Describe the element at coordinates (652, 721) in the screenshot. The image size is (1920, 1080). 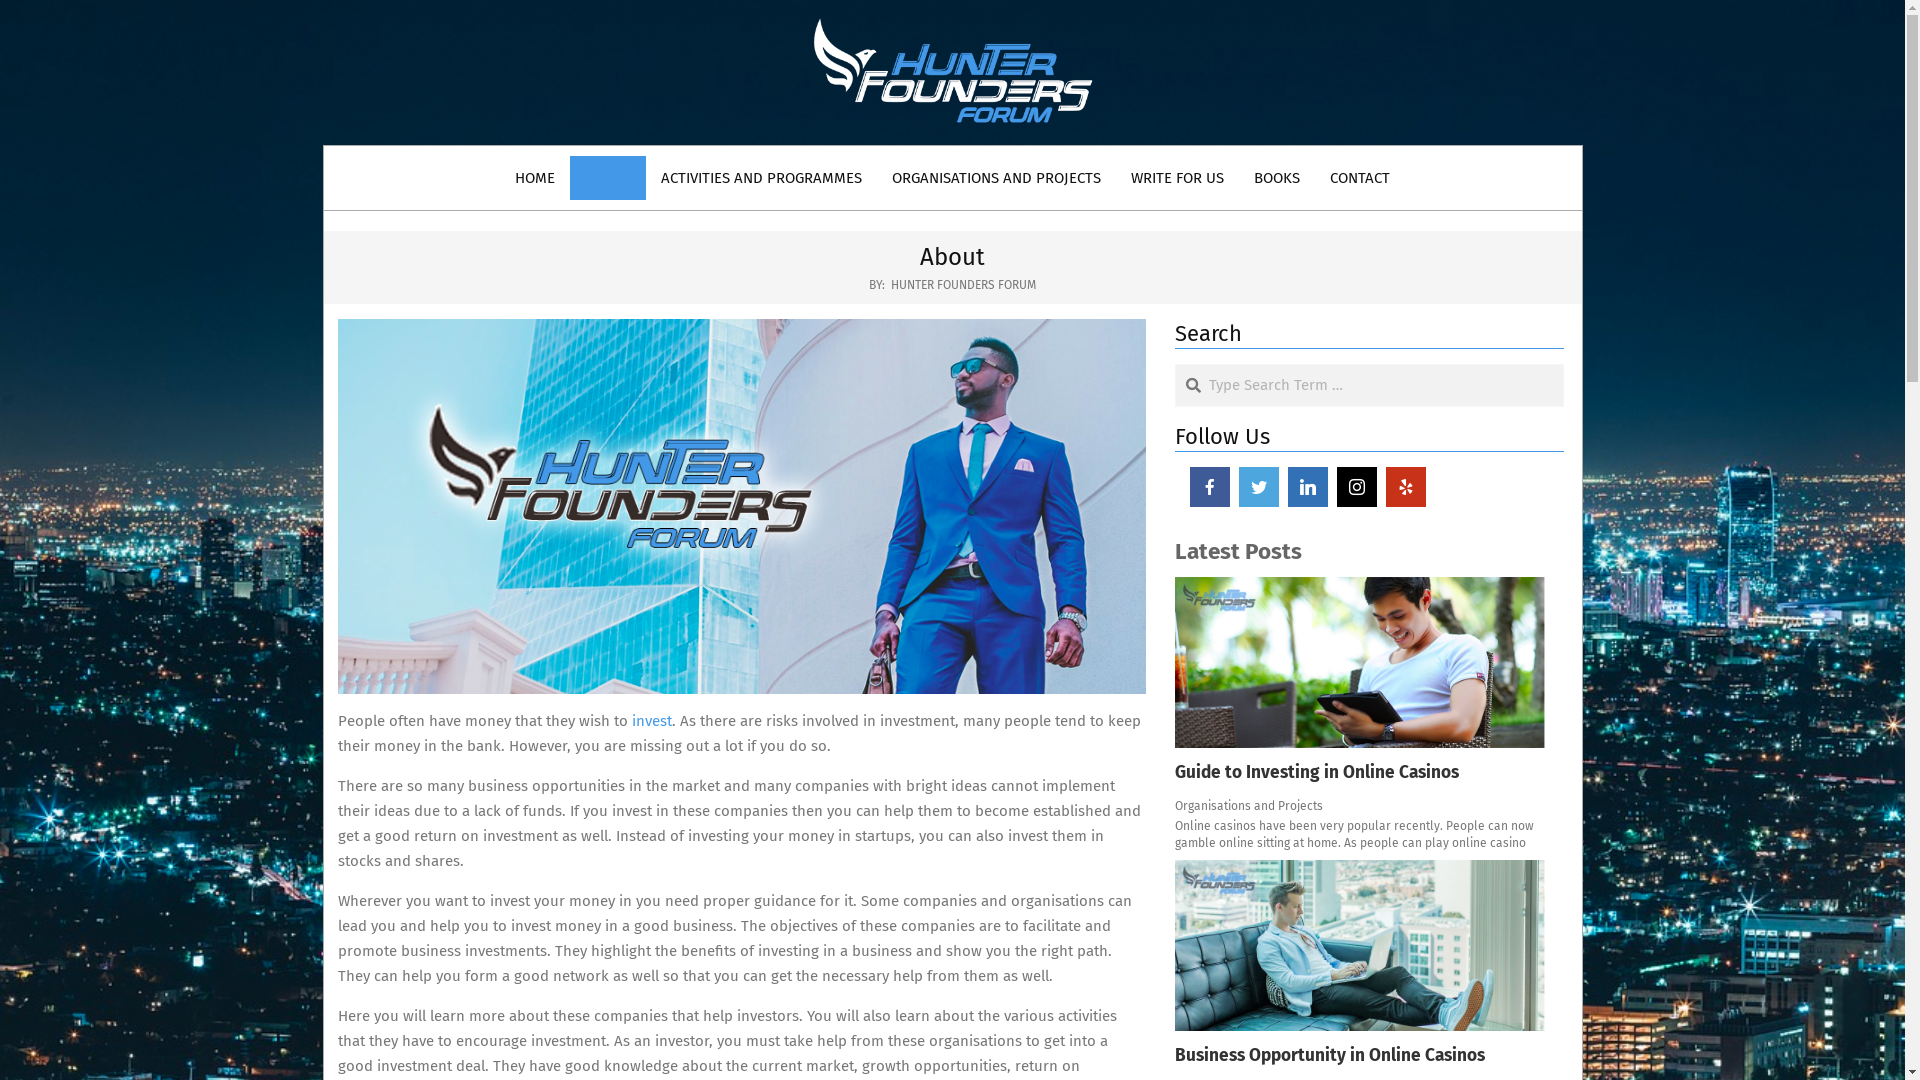
I see `'invest'` at that location.